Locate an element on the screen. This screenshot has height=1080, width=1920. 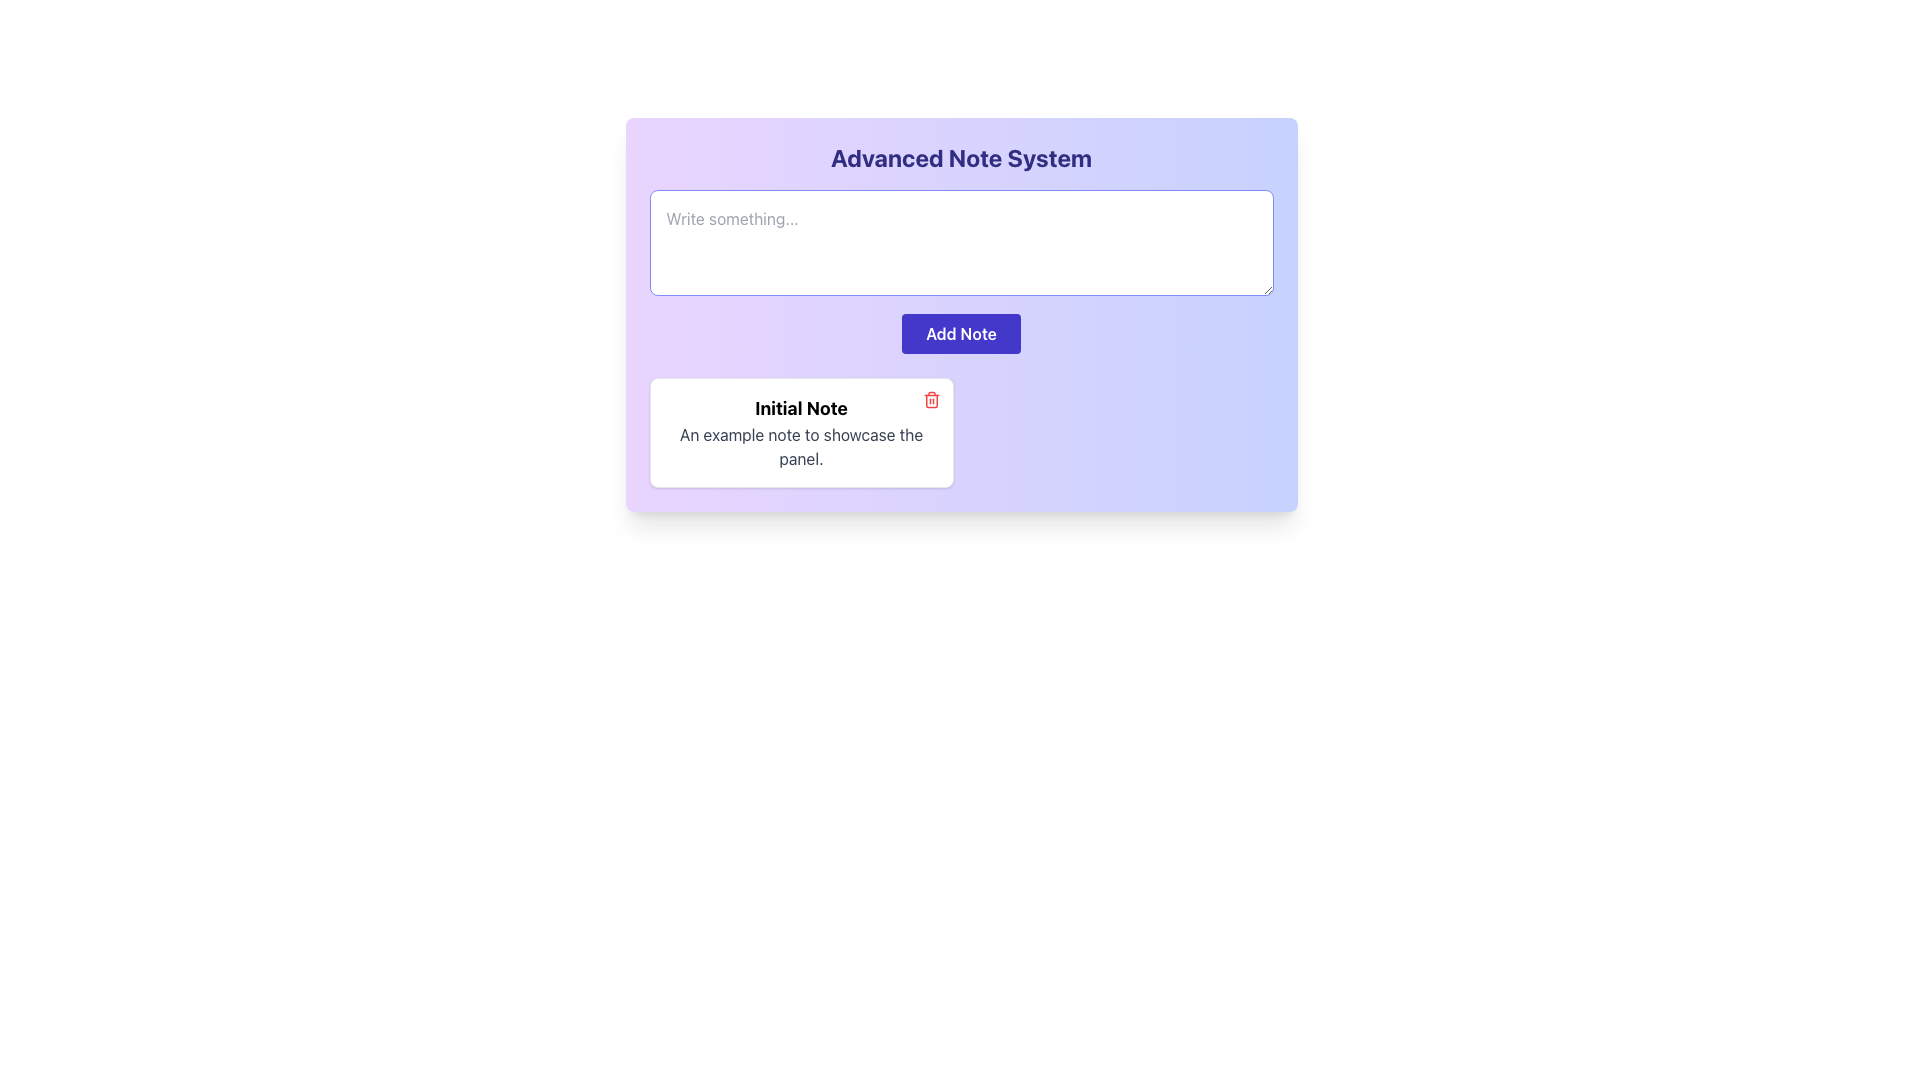
the trash can icon button located at the top-right corner of the 'Initial Note' panel to observe the color change effect is located at coordinates (930, 400).